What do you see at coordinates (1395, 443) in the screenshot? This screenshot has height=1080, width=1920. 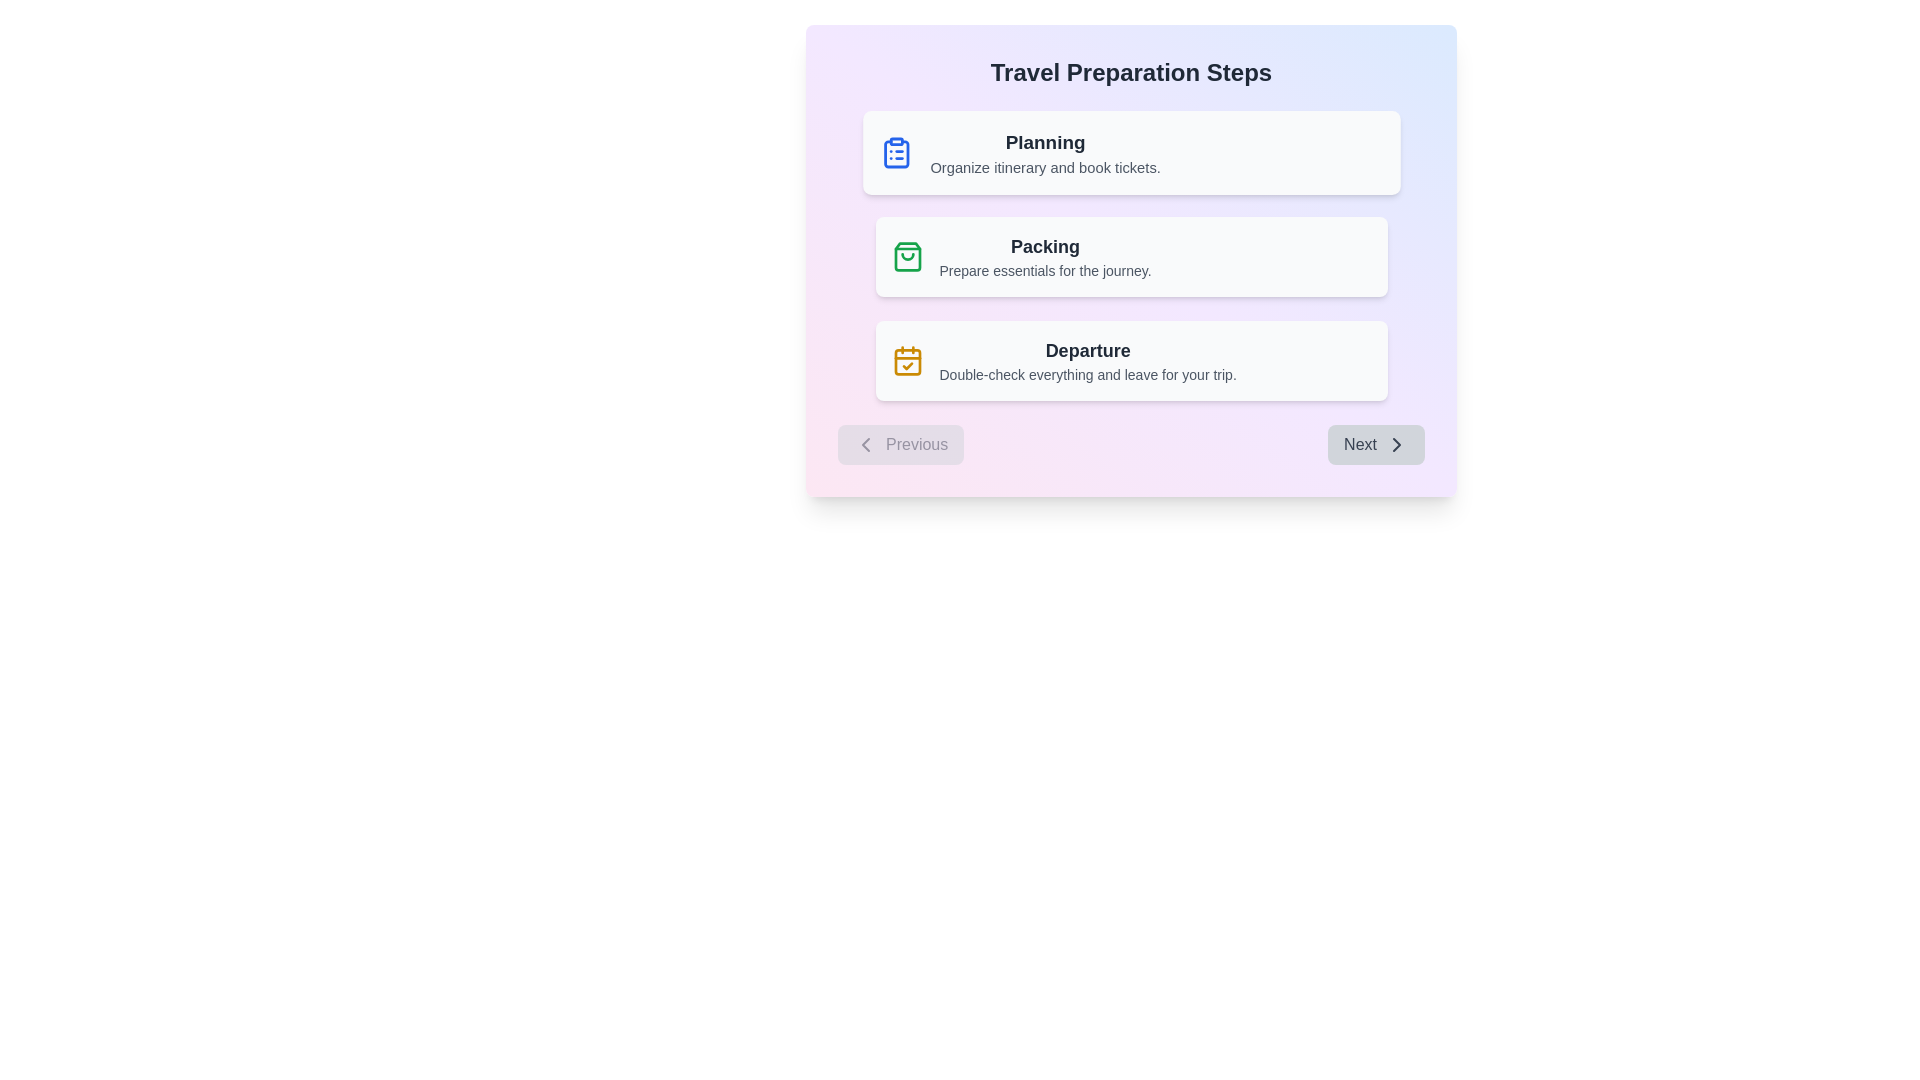 I see `the small right-pointing chevron icon within the 'Next' button located at the bottom-right corner of the interface` at bounding box center [1395, 443].